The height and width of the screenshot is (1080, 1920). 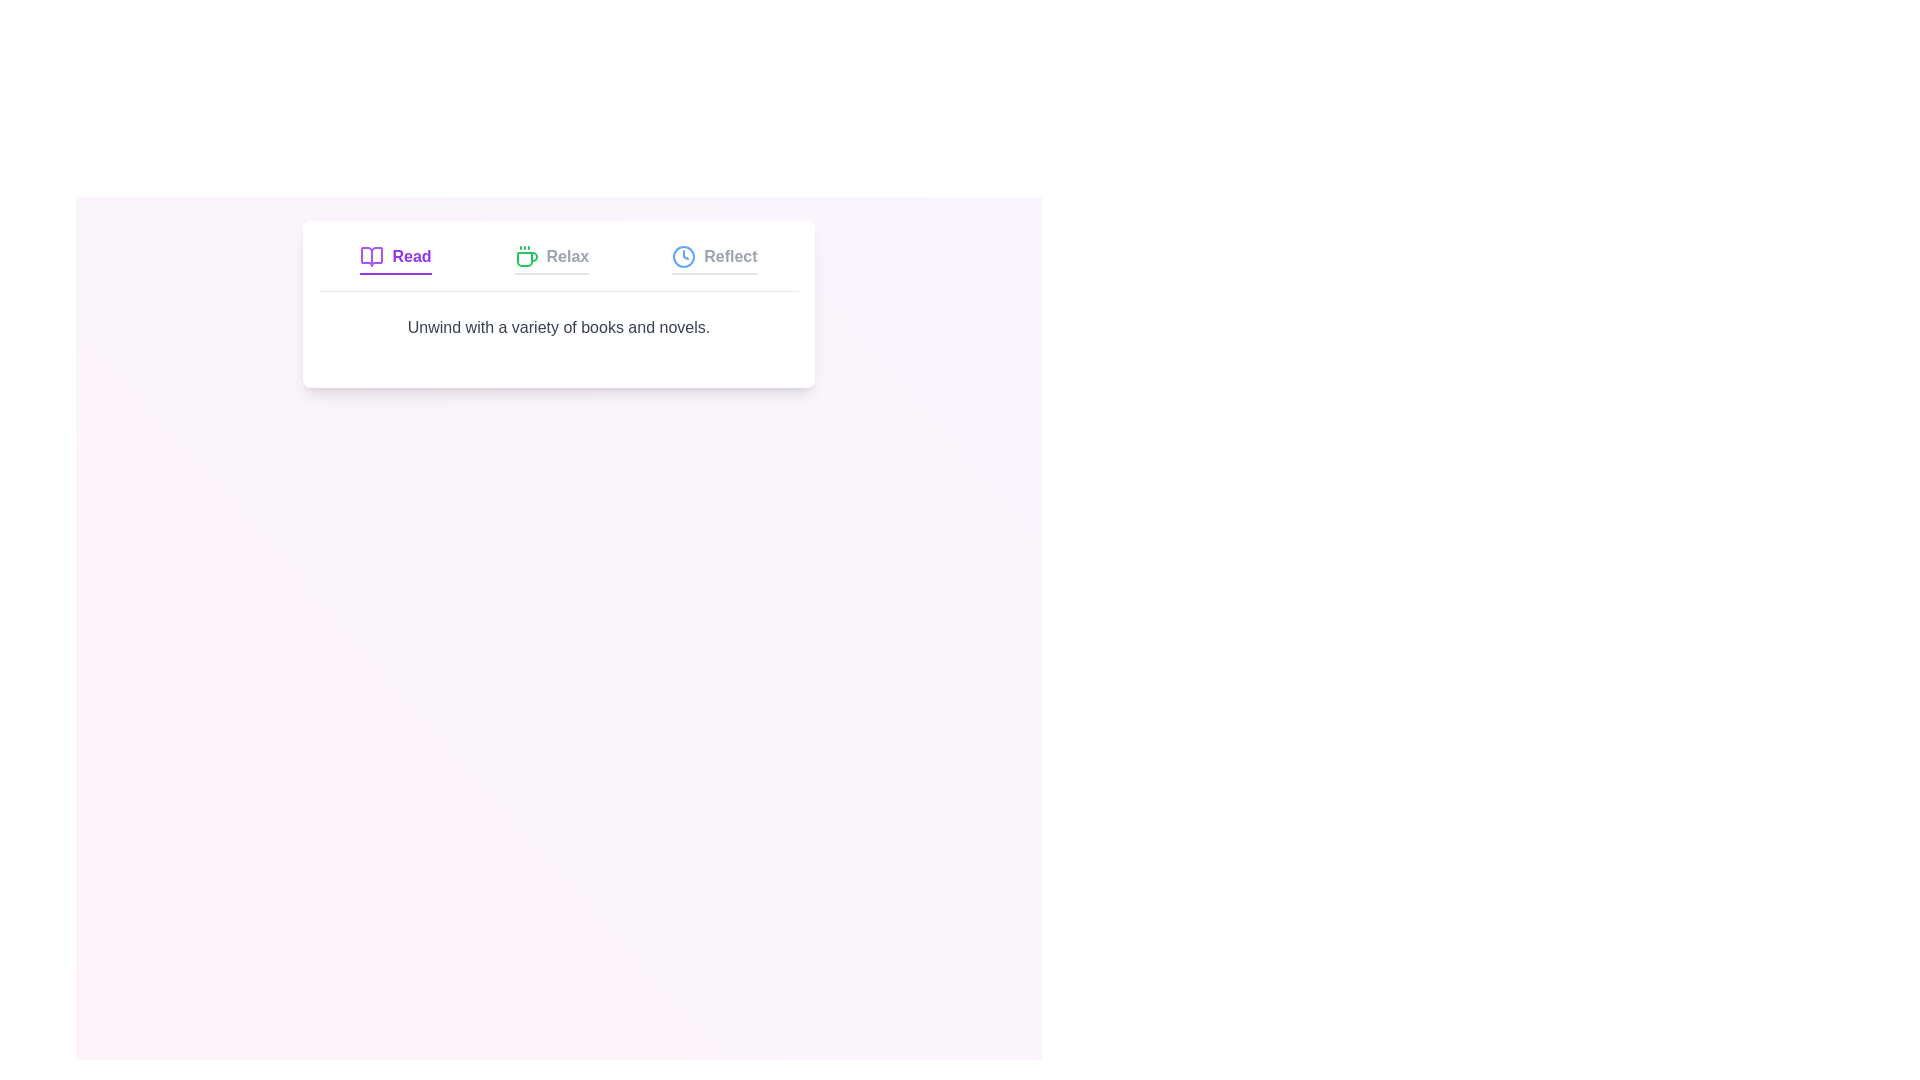 I want to click on the Read tab to switch its content, so click(x=396, y=258).